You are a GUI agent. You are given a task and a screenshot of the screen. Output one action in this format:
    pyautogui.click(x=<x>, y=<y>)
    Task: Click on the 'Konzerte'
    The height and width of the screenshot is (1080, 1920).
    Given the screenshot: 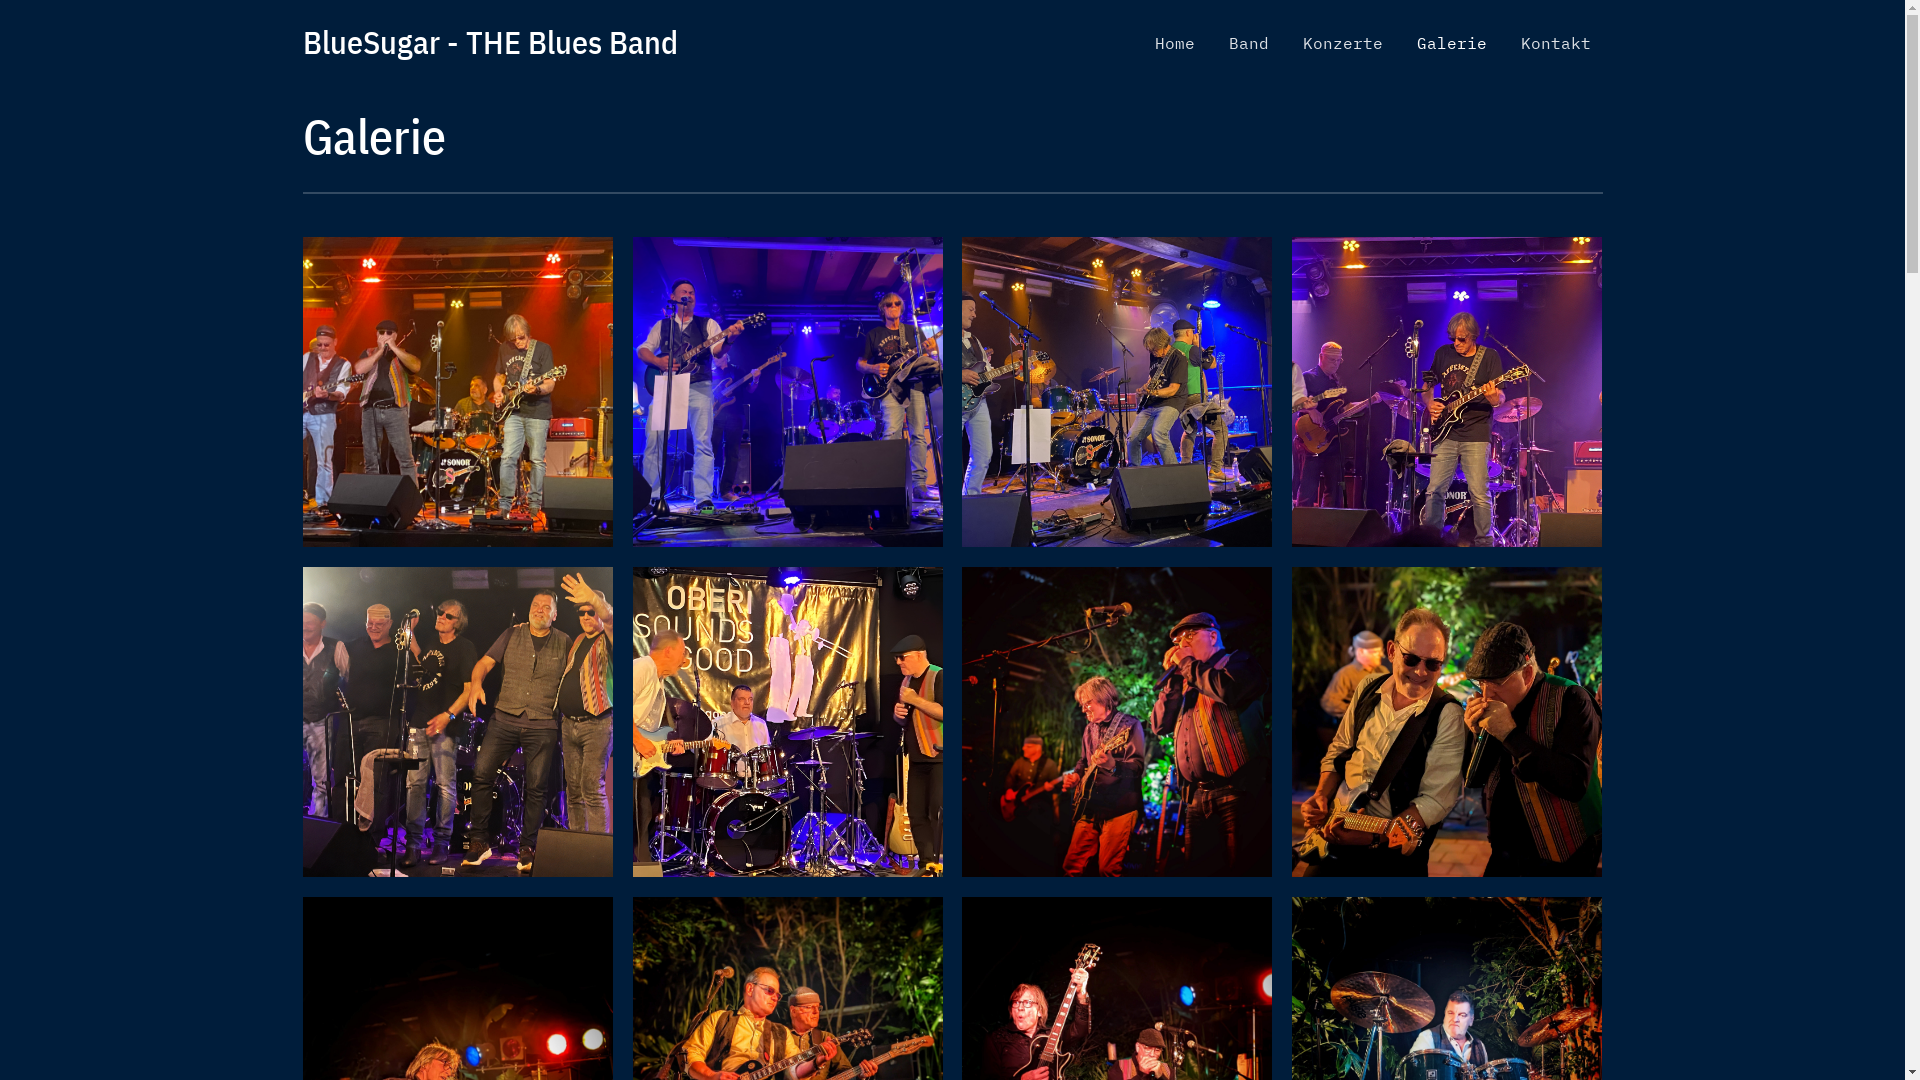 What is the action you would take?
    pyautogui.click(x=1342, y=42)
    